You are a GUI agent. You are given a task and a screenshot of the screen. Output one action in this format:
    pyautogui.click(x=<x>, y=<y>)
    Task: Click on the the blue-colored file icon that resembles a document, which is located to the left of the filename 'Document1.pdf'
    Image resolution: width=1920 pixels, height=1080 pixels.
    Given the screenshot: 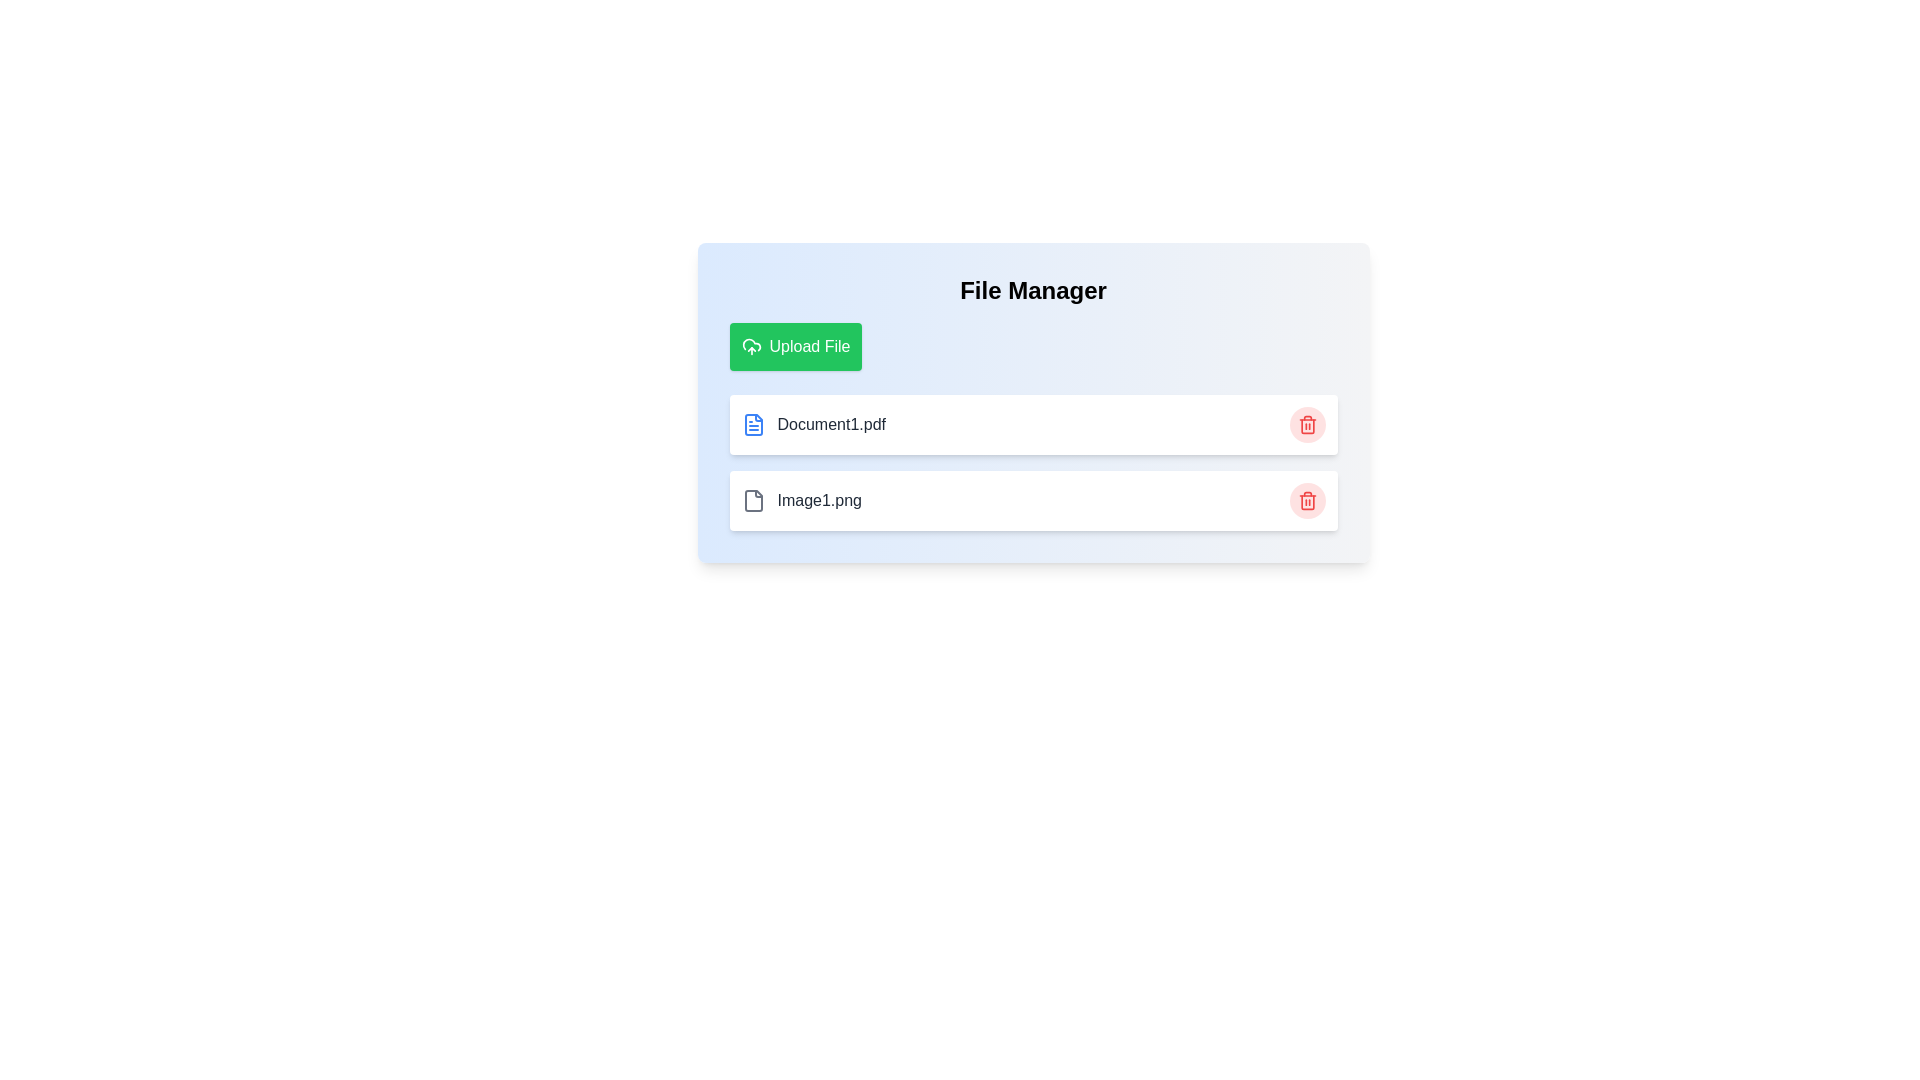 What is the action you would take?
    pyautogui.click(x=752, y=423)
    